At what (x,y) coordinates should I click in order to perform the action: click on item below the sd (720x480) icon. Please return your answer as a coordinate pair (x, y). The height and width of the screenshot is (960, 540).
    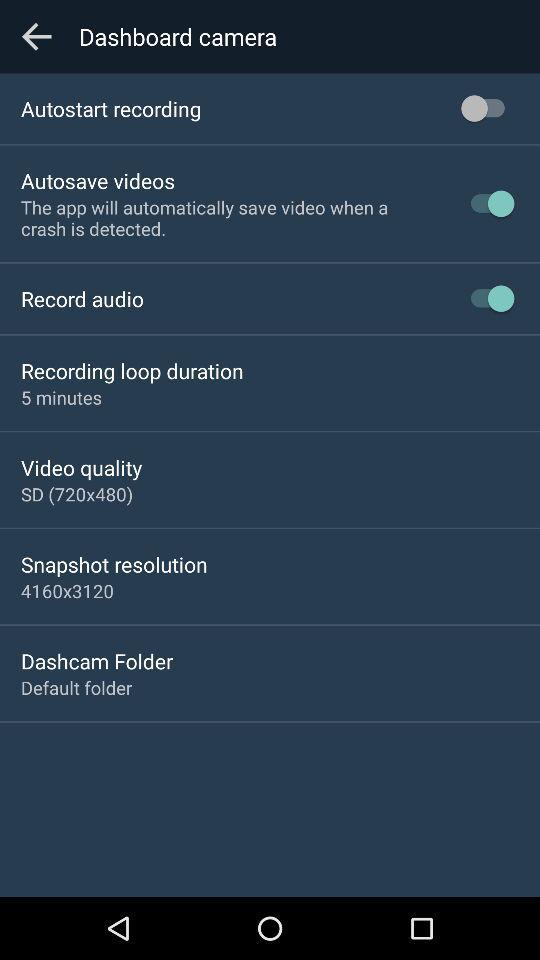
    Looking at the image, I should click on (114, 564).